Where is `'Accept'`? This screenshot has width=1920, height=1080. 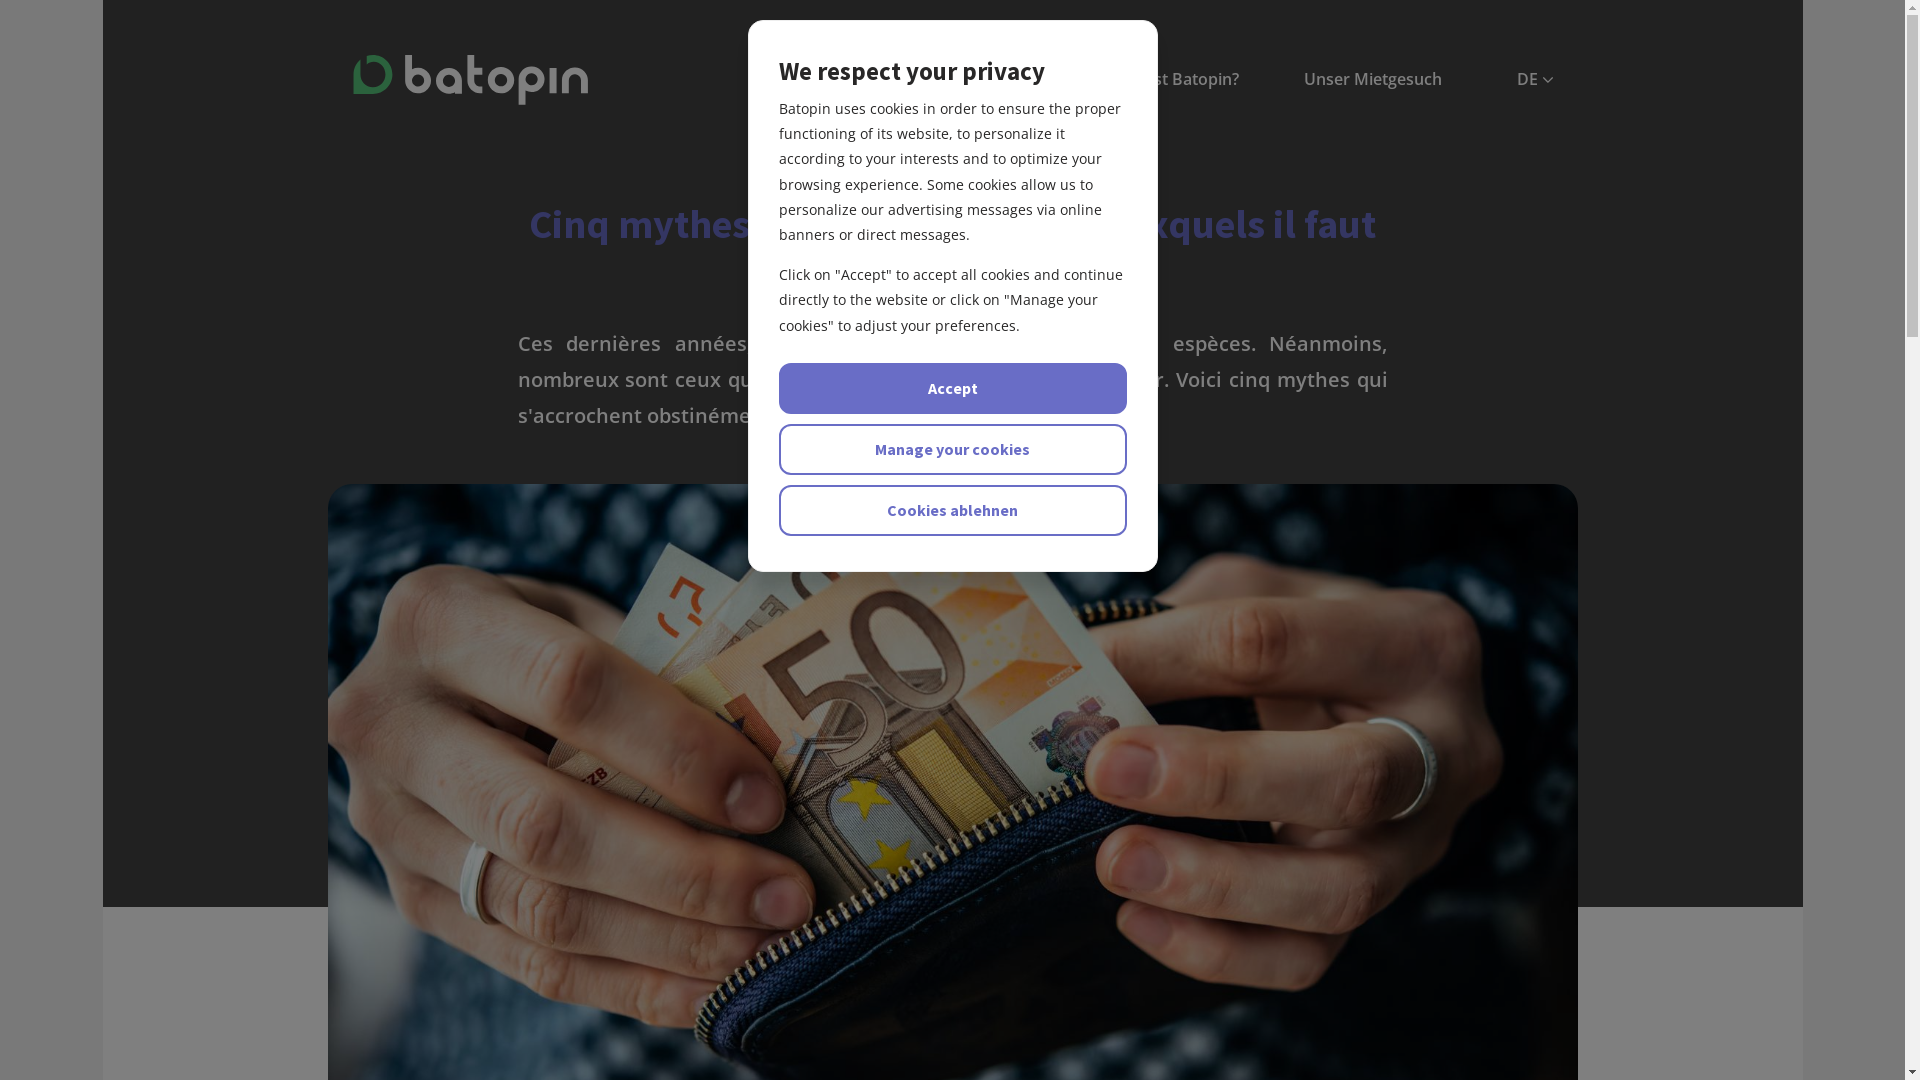 'Accept' is located at coordinates (950, 388).